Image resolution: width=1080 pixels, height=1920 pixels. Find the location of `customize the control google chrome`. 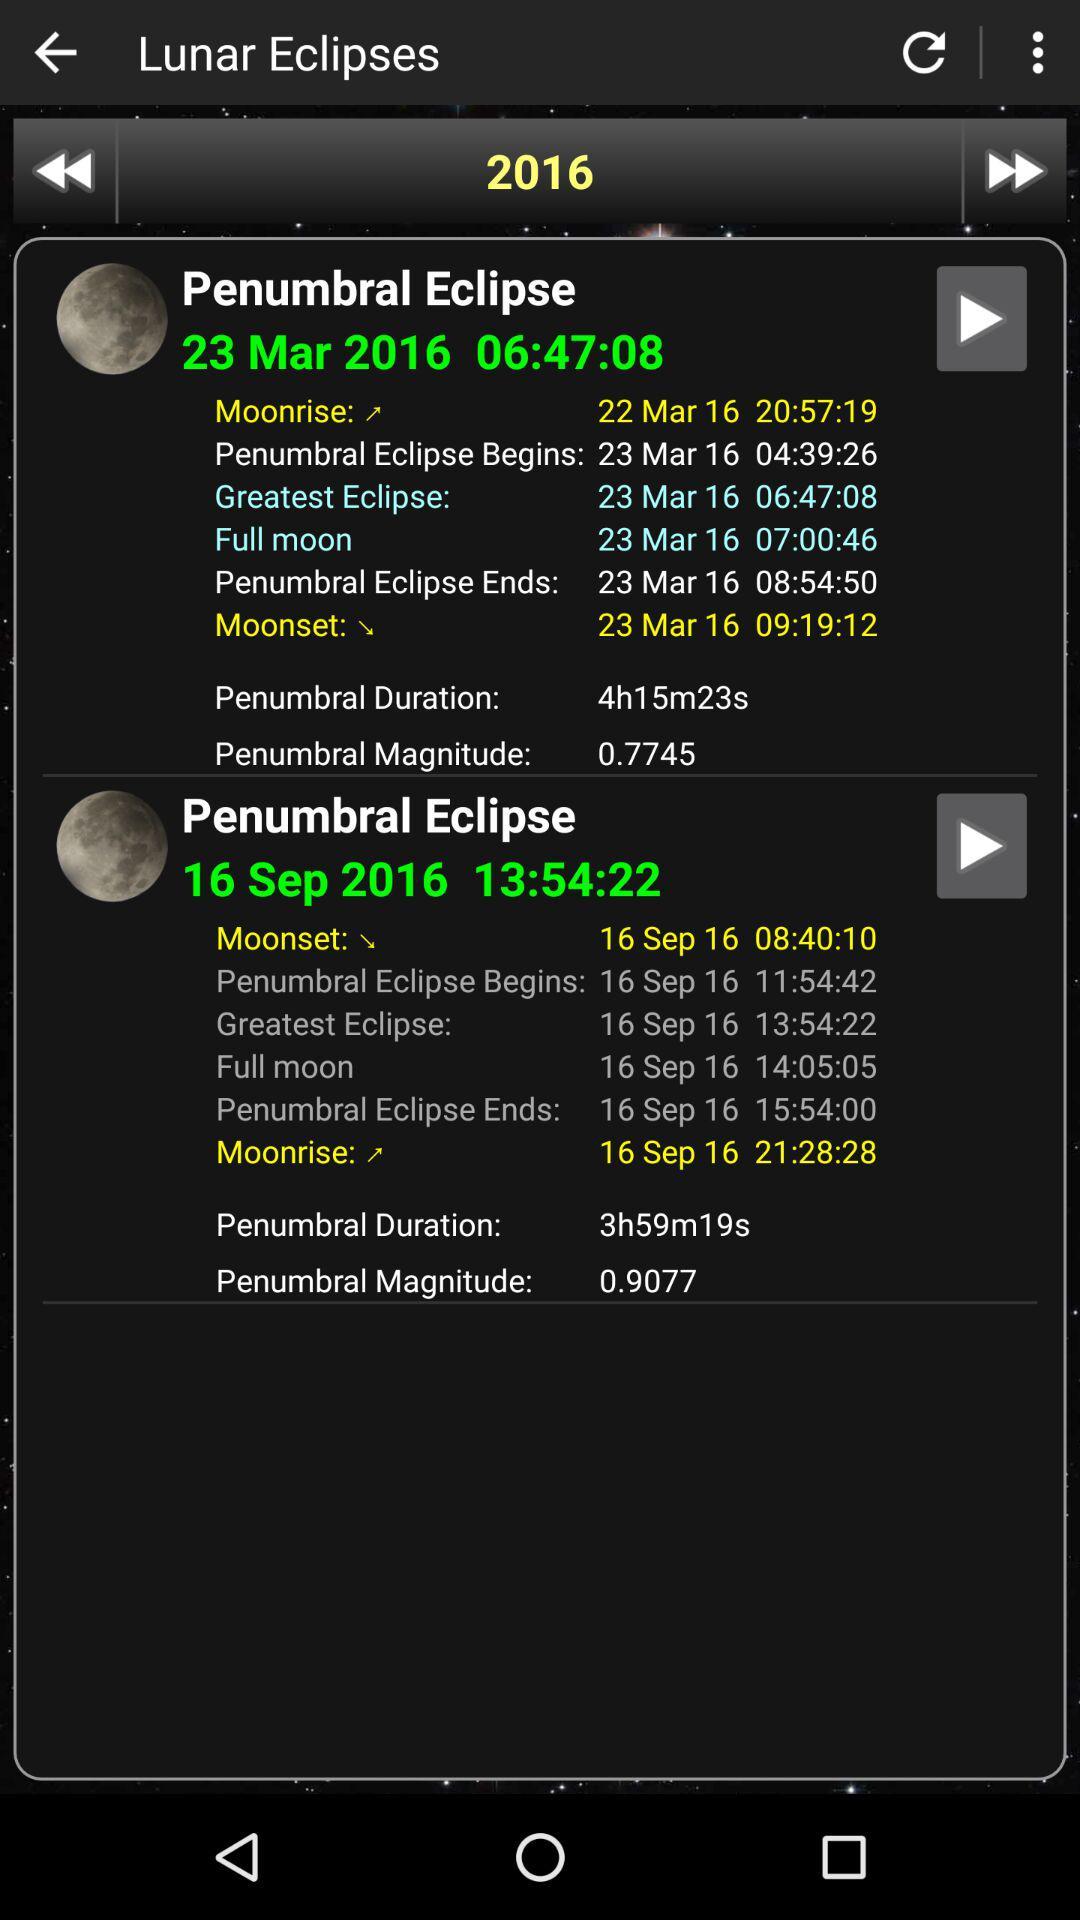

customize the control google chrome is located at coordinates (1036, 52).